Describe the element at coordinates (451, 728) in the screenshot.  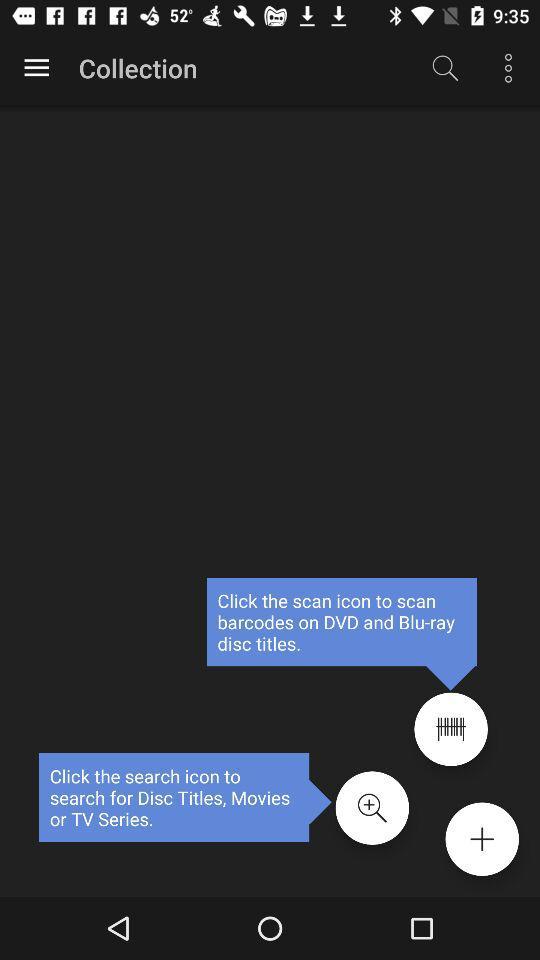
I see `scan bar codes` at that location.